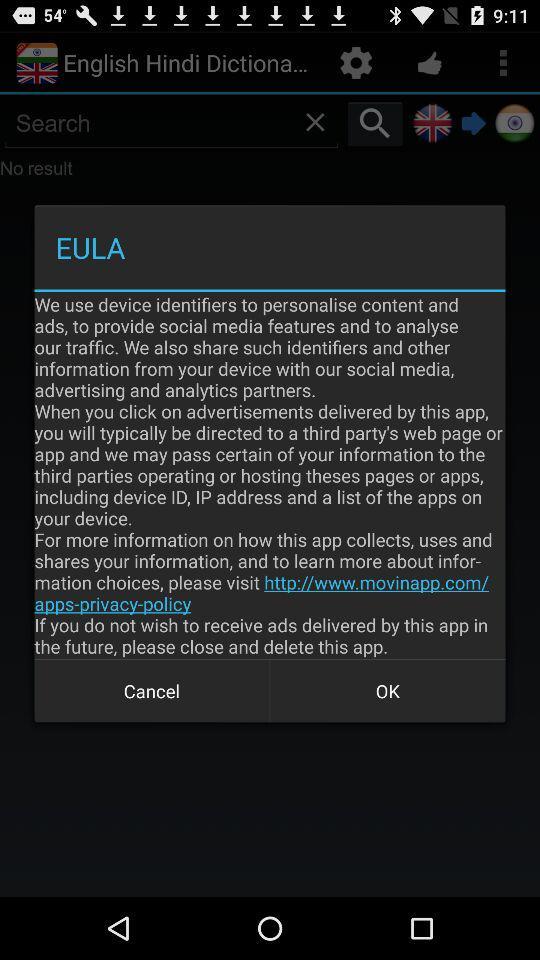 This screenshot has height=960, width=540. What do you see at coordinates (151, 691) in the screenshot?
I see `icon below we use device item` at bounding box center [151, 691].